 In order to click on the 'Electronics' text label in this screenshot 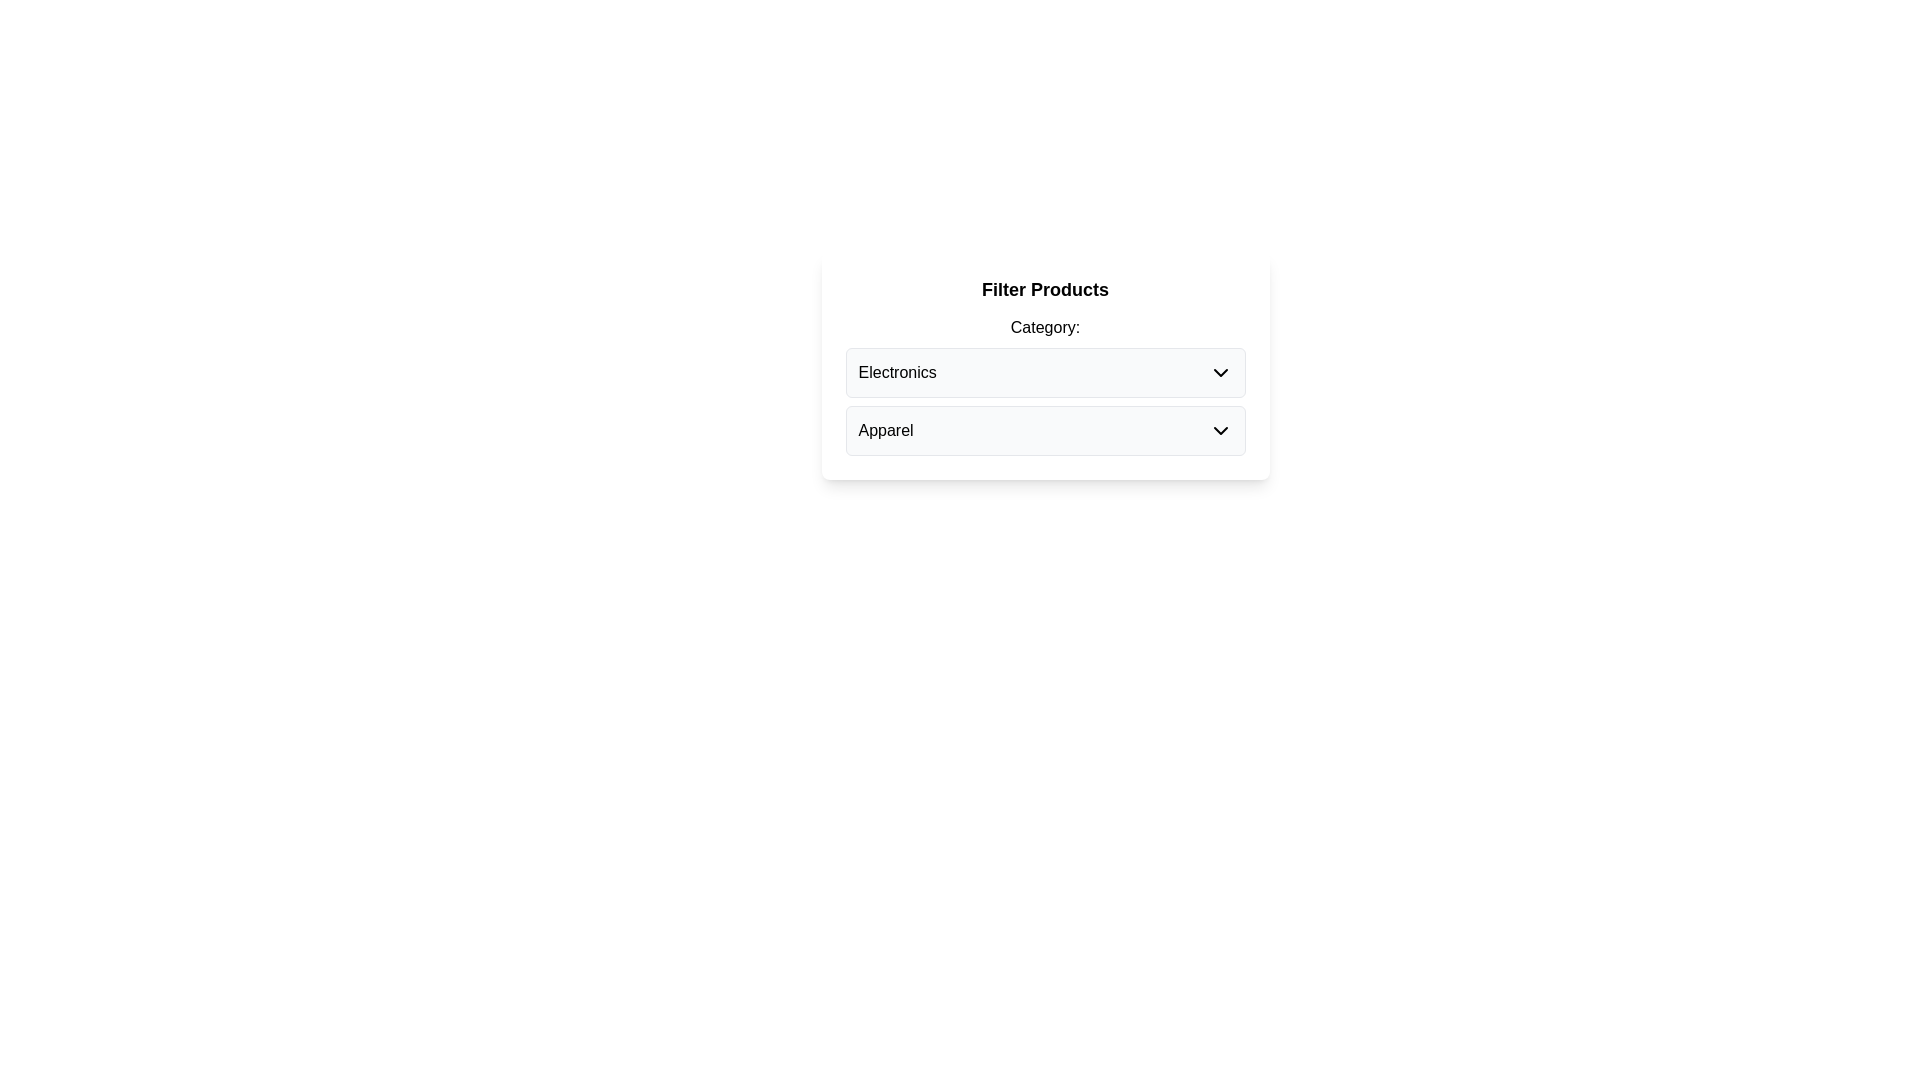, I will do `click(896, 373)`.